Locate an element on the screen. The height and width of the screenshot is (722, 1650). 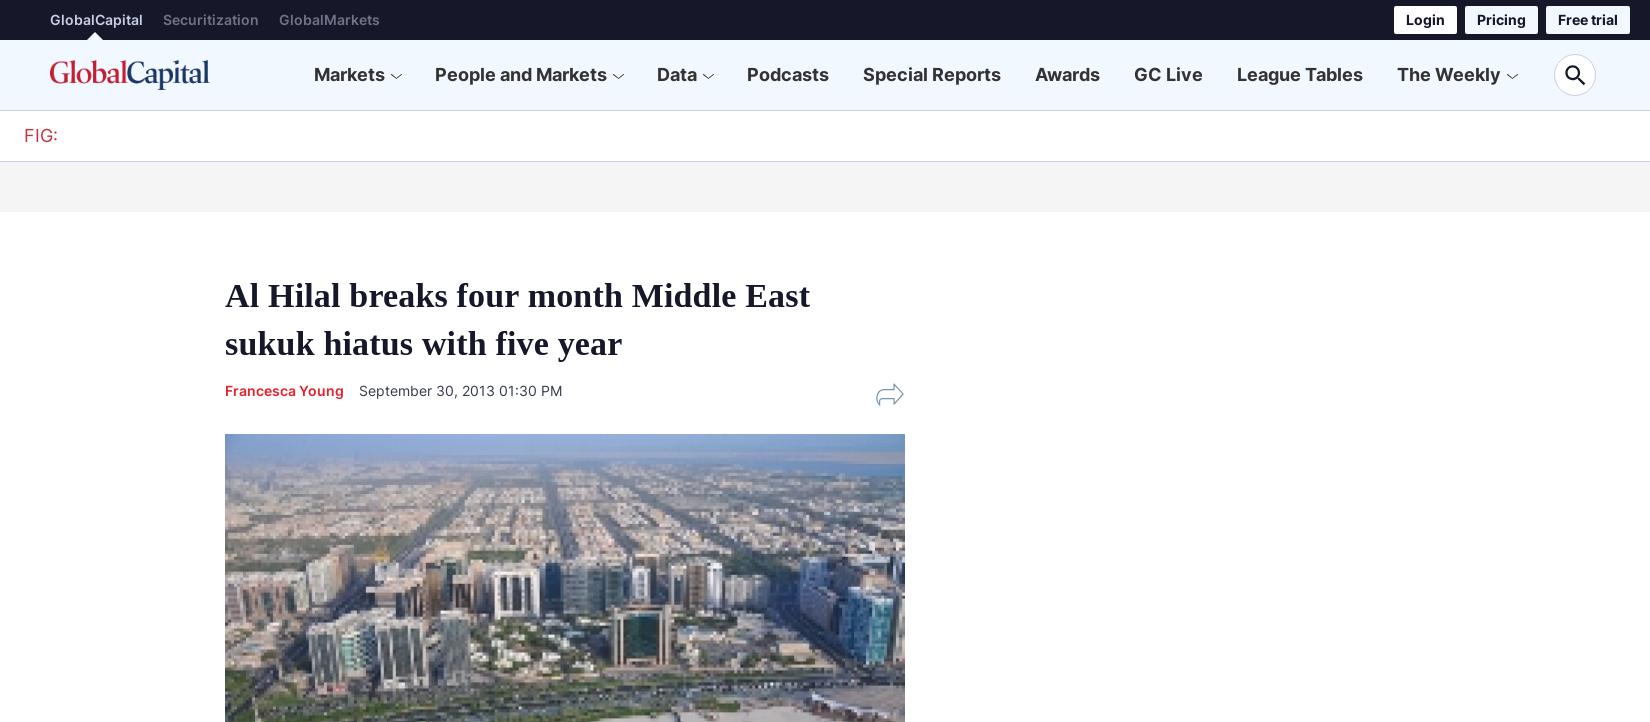
'Priced deals' is located at coordinates (741, 183).